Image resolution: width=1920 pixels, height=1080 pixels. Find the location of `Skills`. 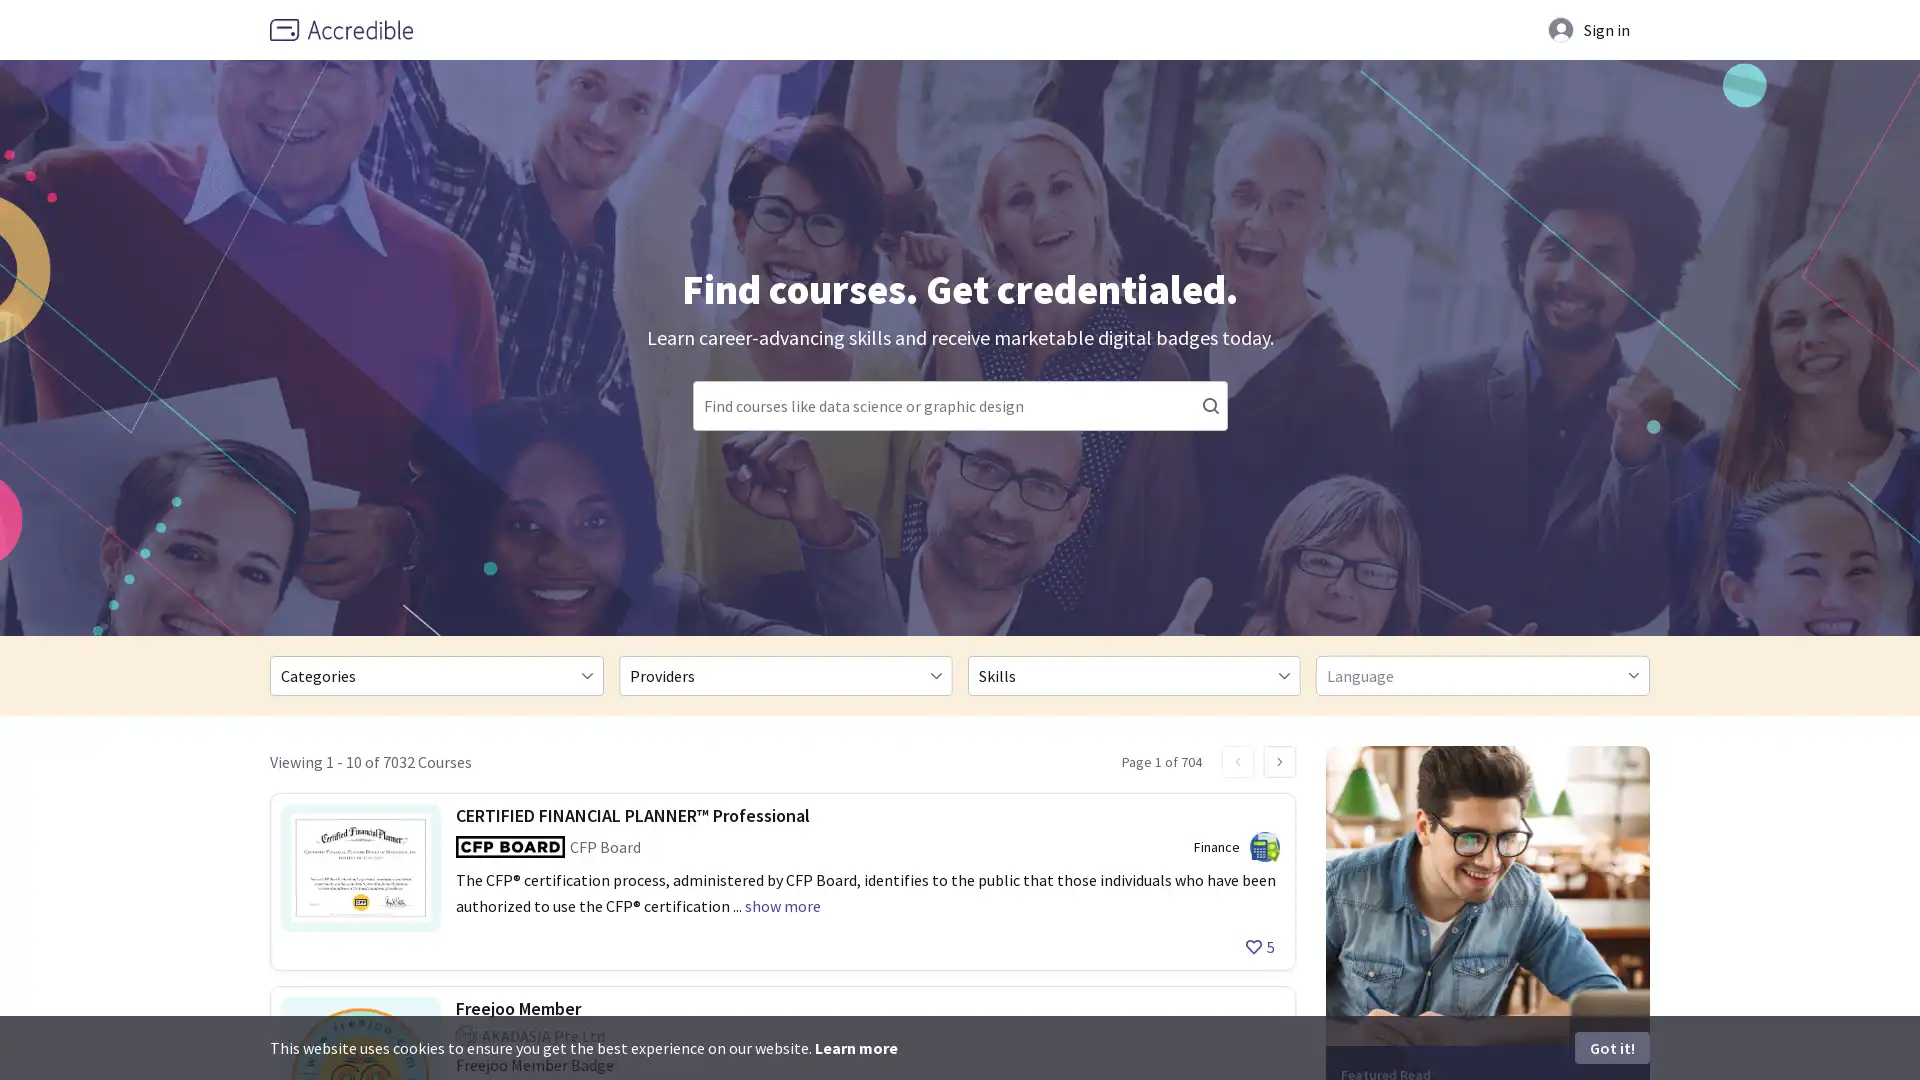

Skills is located at coordinates (1133, 675).